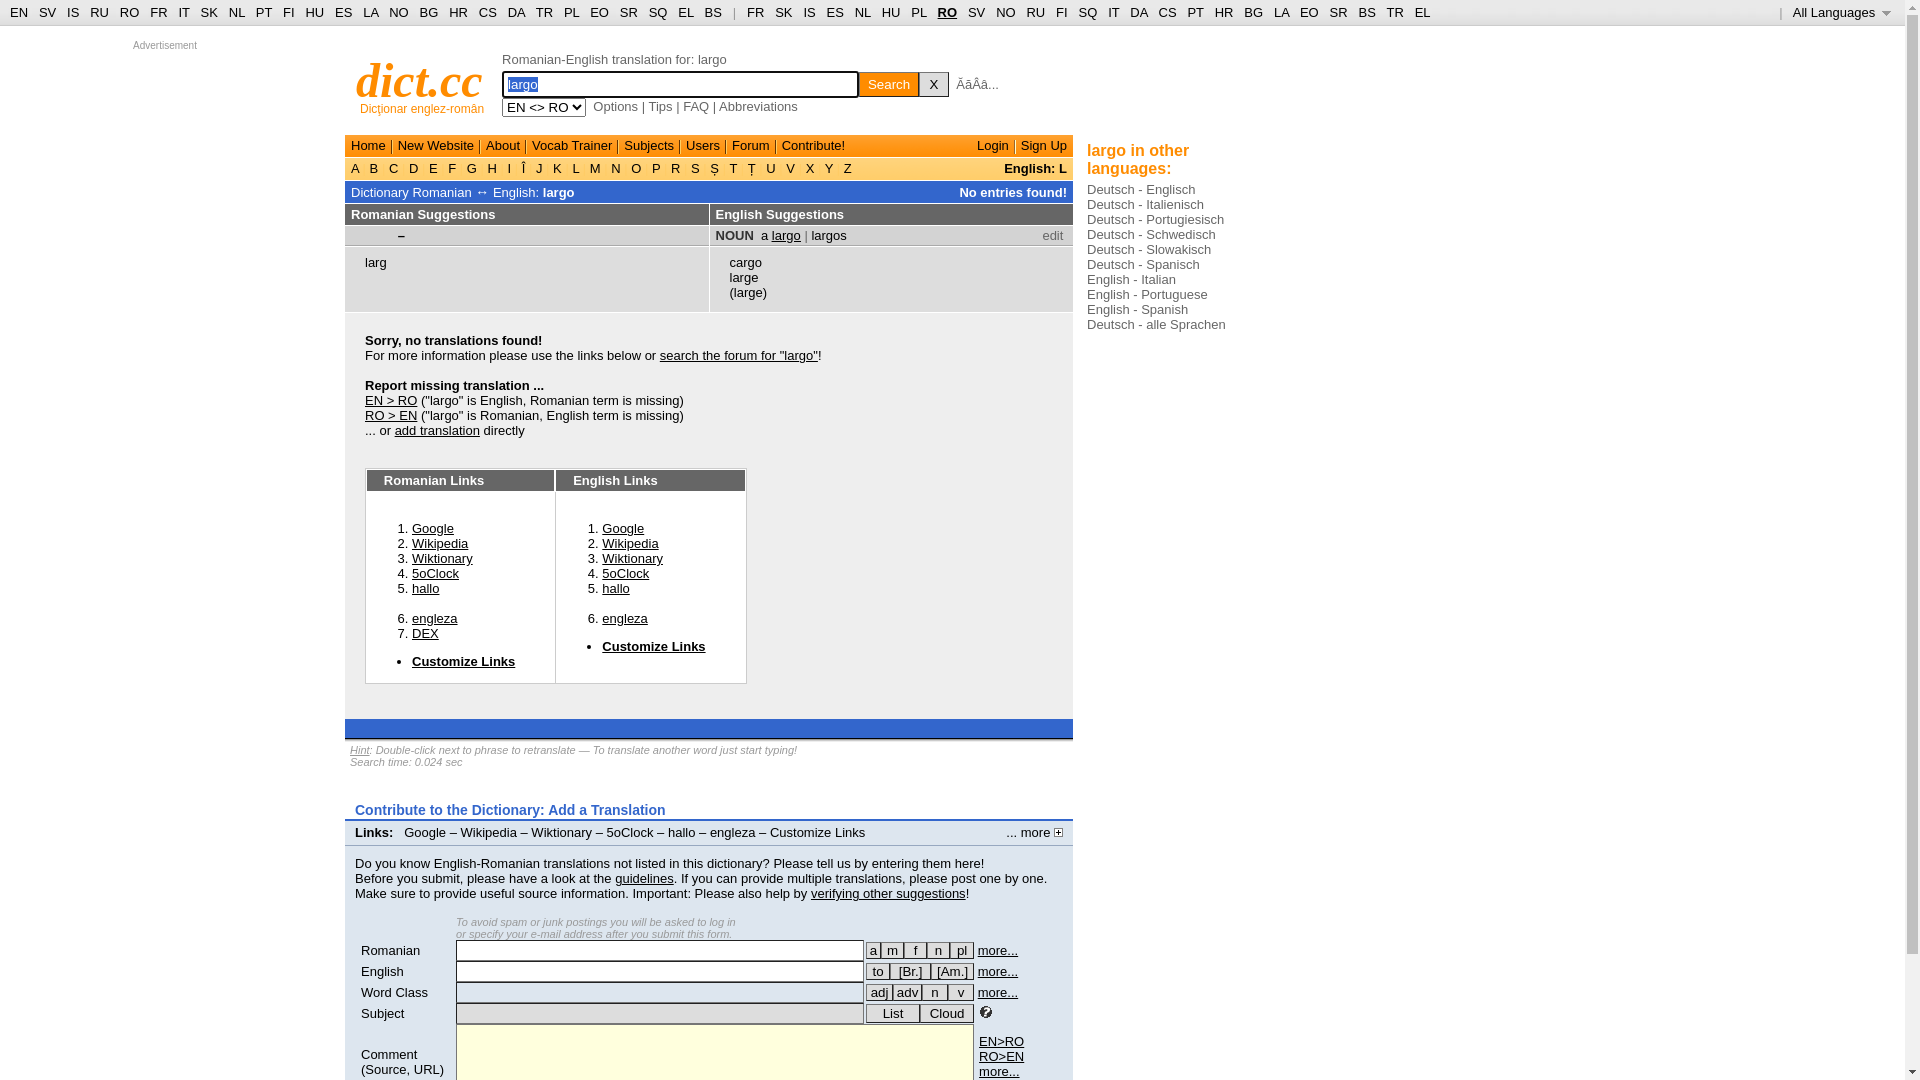 The width and height of the screenshot is (1920, 1080). I want to click on 'SV', so click(38, 12).